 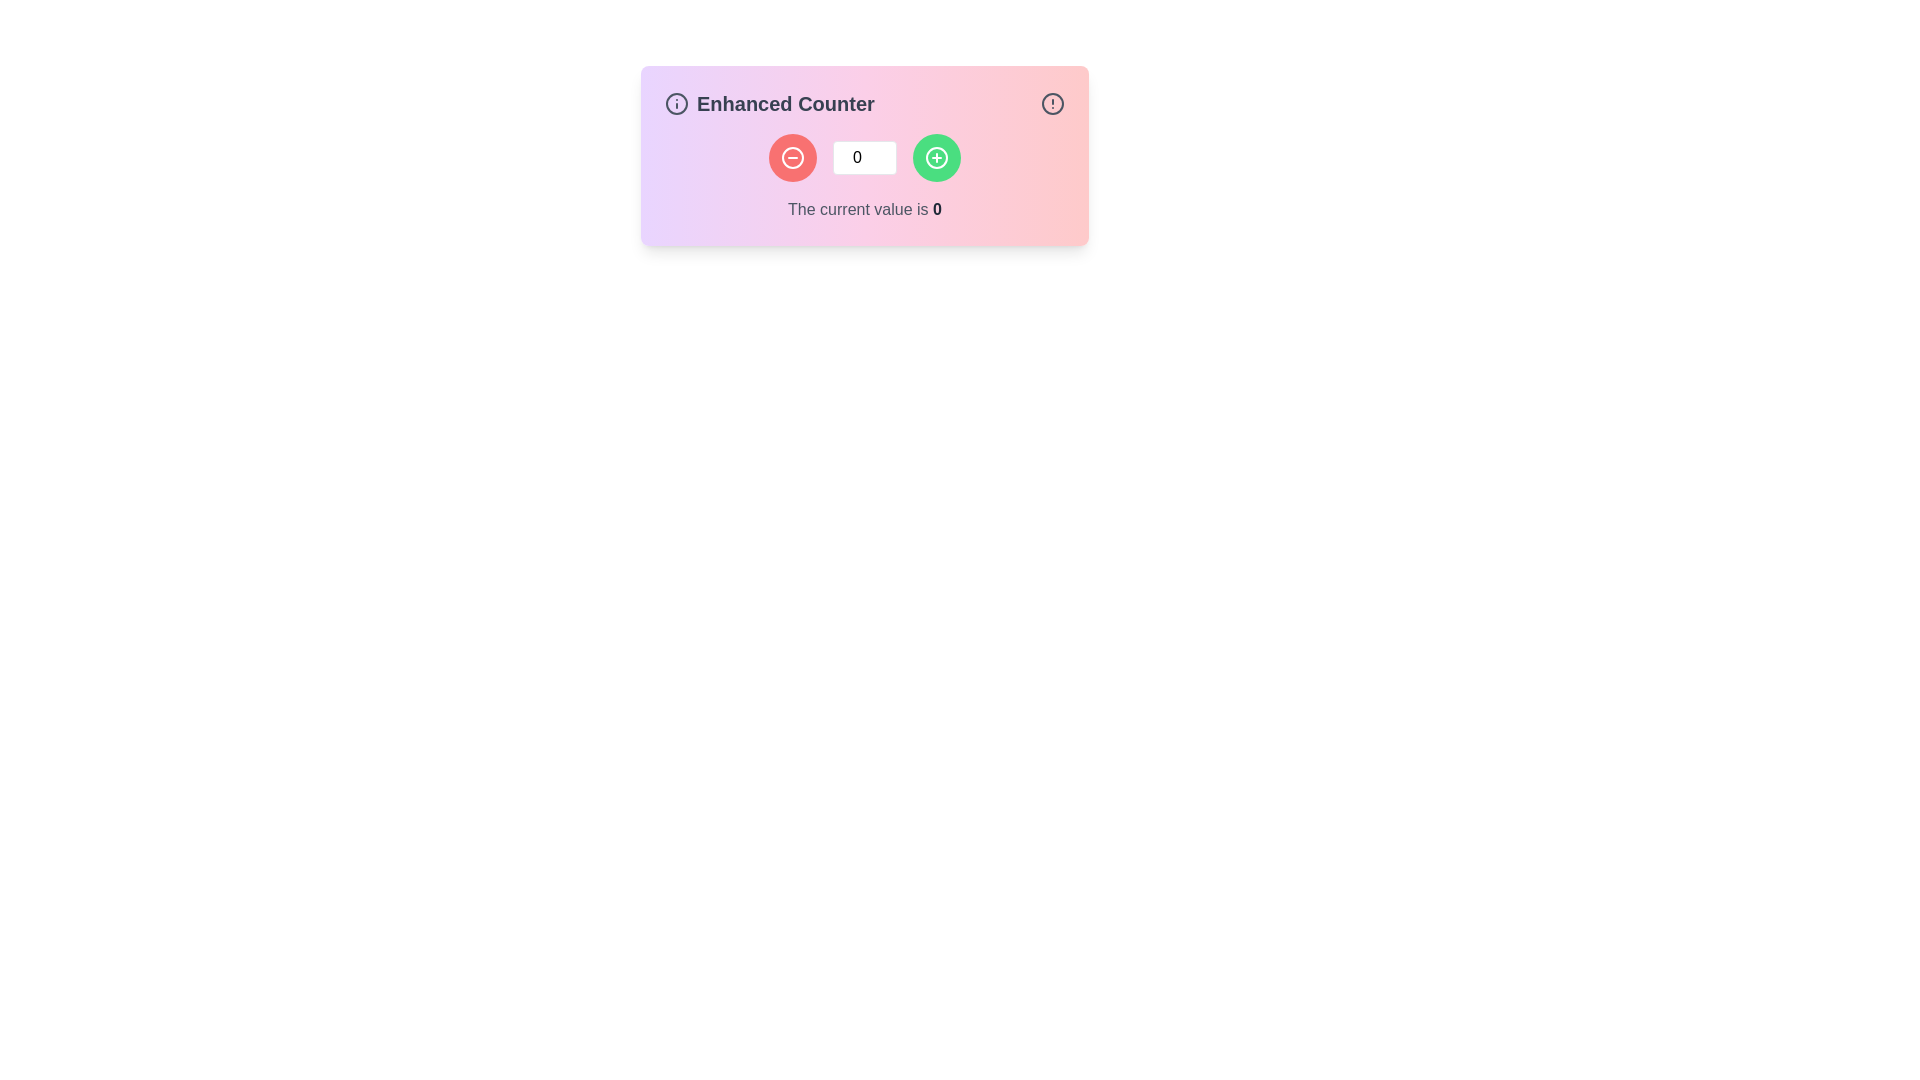 What do you see at coordinates (864, 209) in the screenshot?
I see `the static informational text label that displays the current value of the numeric input, located below the central numeric input field within a rectangular panel with a gradient background` at bounding box center [864, 209].